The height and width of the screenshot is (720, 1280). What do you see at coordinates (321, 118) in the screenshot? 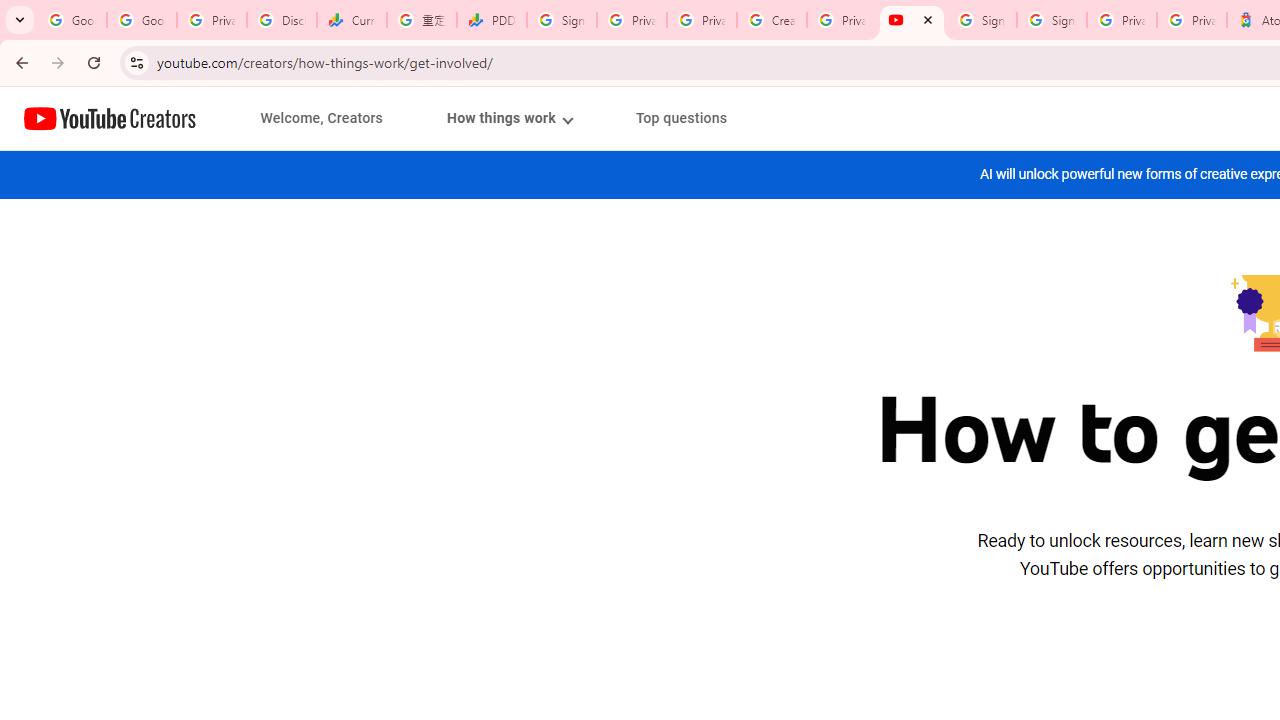
I see `'Welcome, Creators'` at bounding box center [321, 118].